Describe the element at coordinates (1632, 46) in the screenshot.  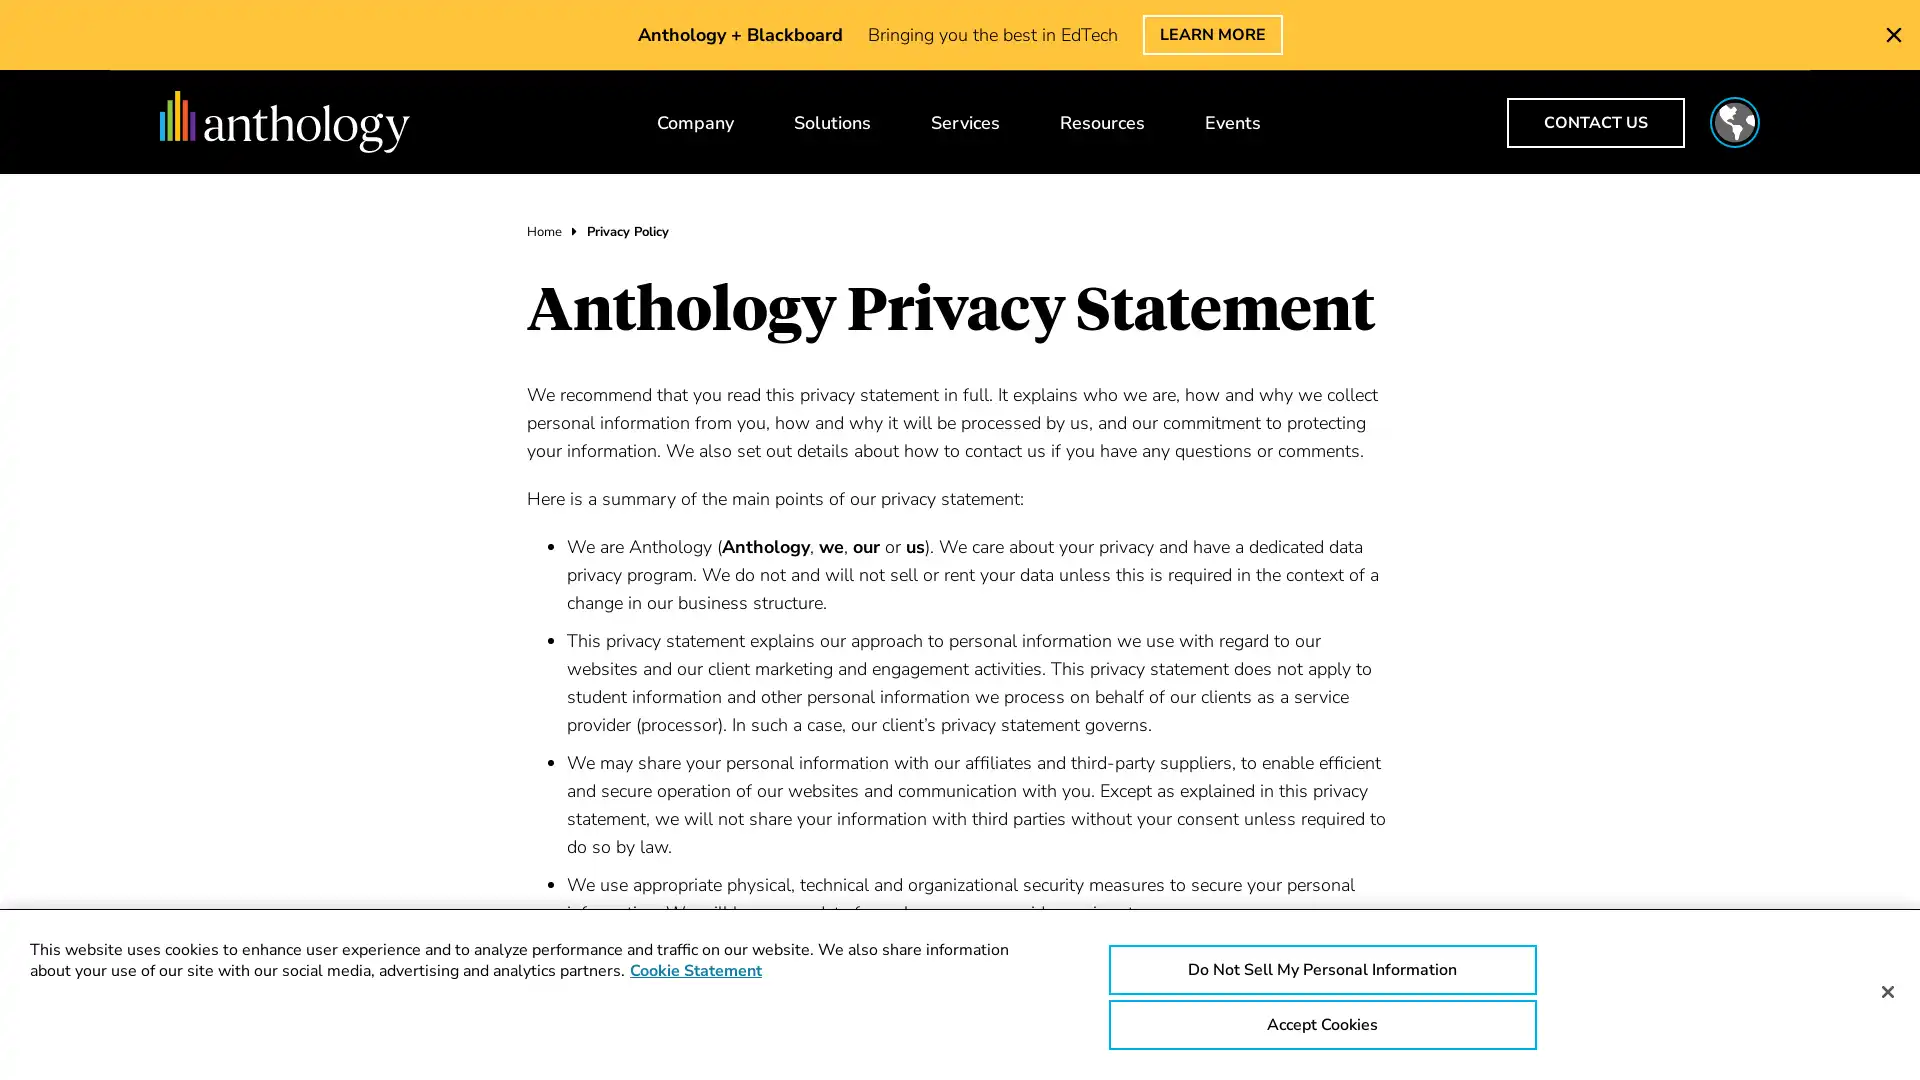
I see `CLOSE` at that location.